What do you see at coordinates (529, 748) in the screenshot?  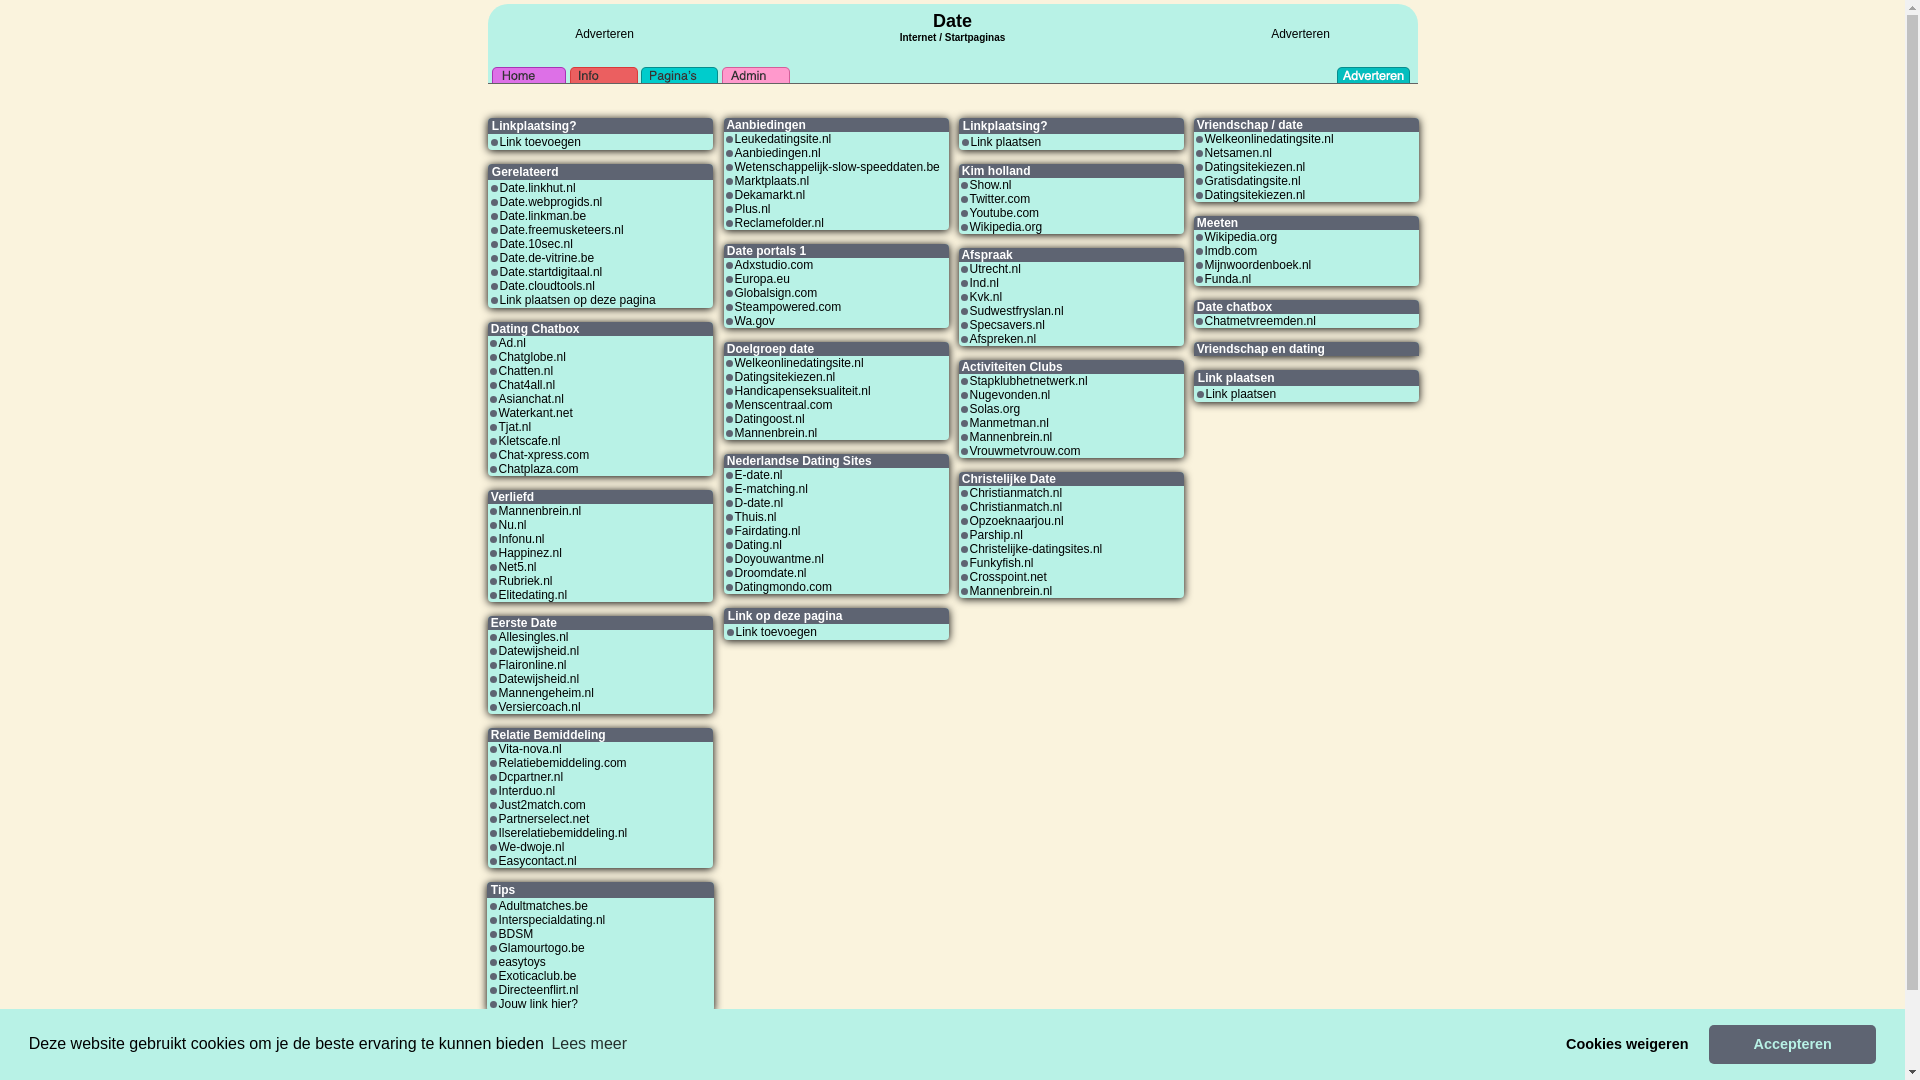 I see `'Vita-nova.nl'` at bounding box center [529, 748].